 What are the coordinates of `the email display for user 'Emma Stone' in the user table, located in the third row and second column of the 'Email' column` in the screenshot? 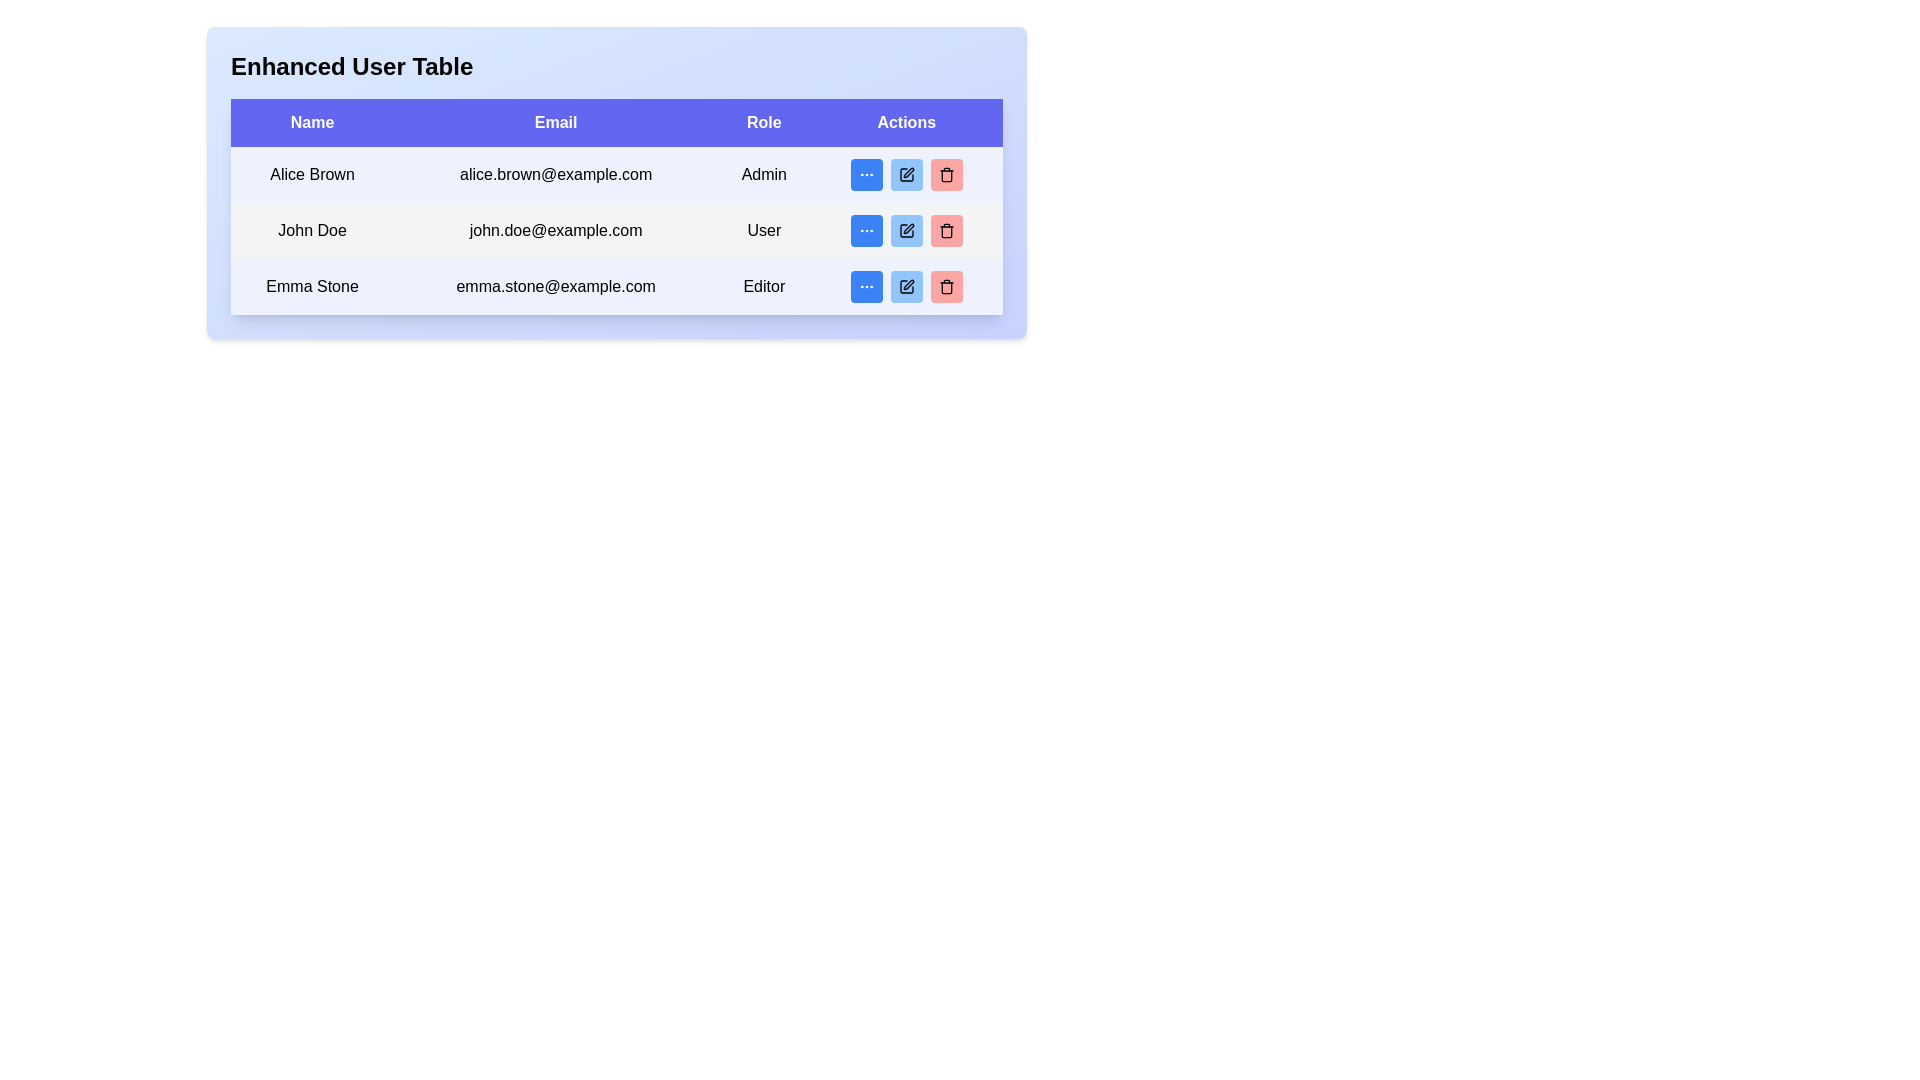 It's located at (556, 286).